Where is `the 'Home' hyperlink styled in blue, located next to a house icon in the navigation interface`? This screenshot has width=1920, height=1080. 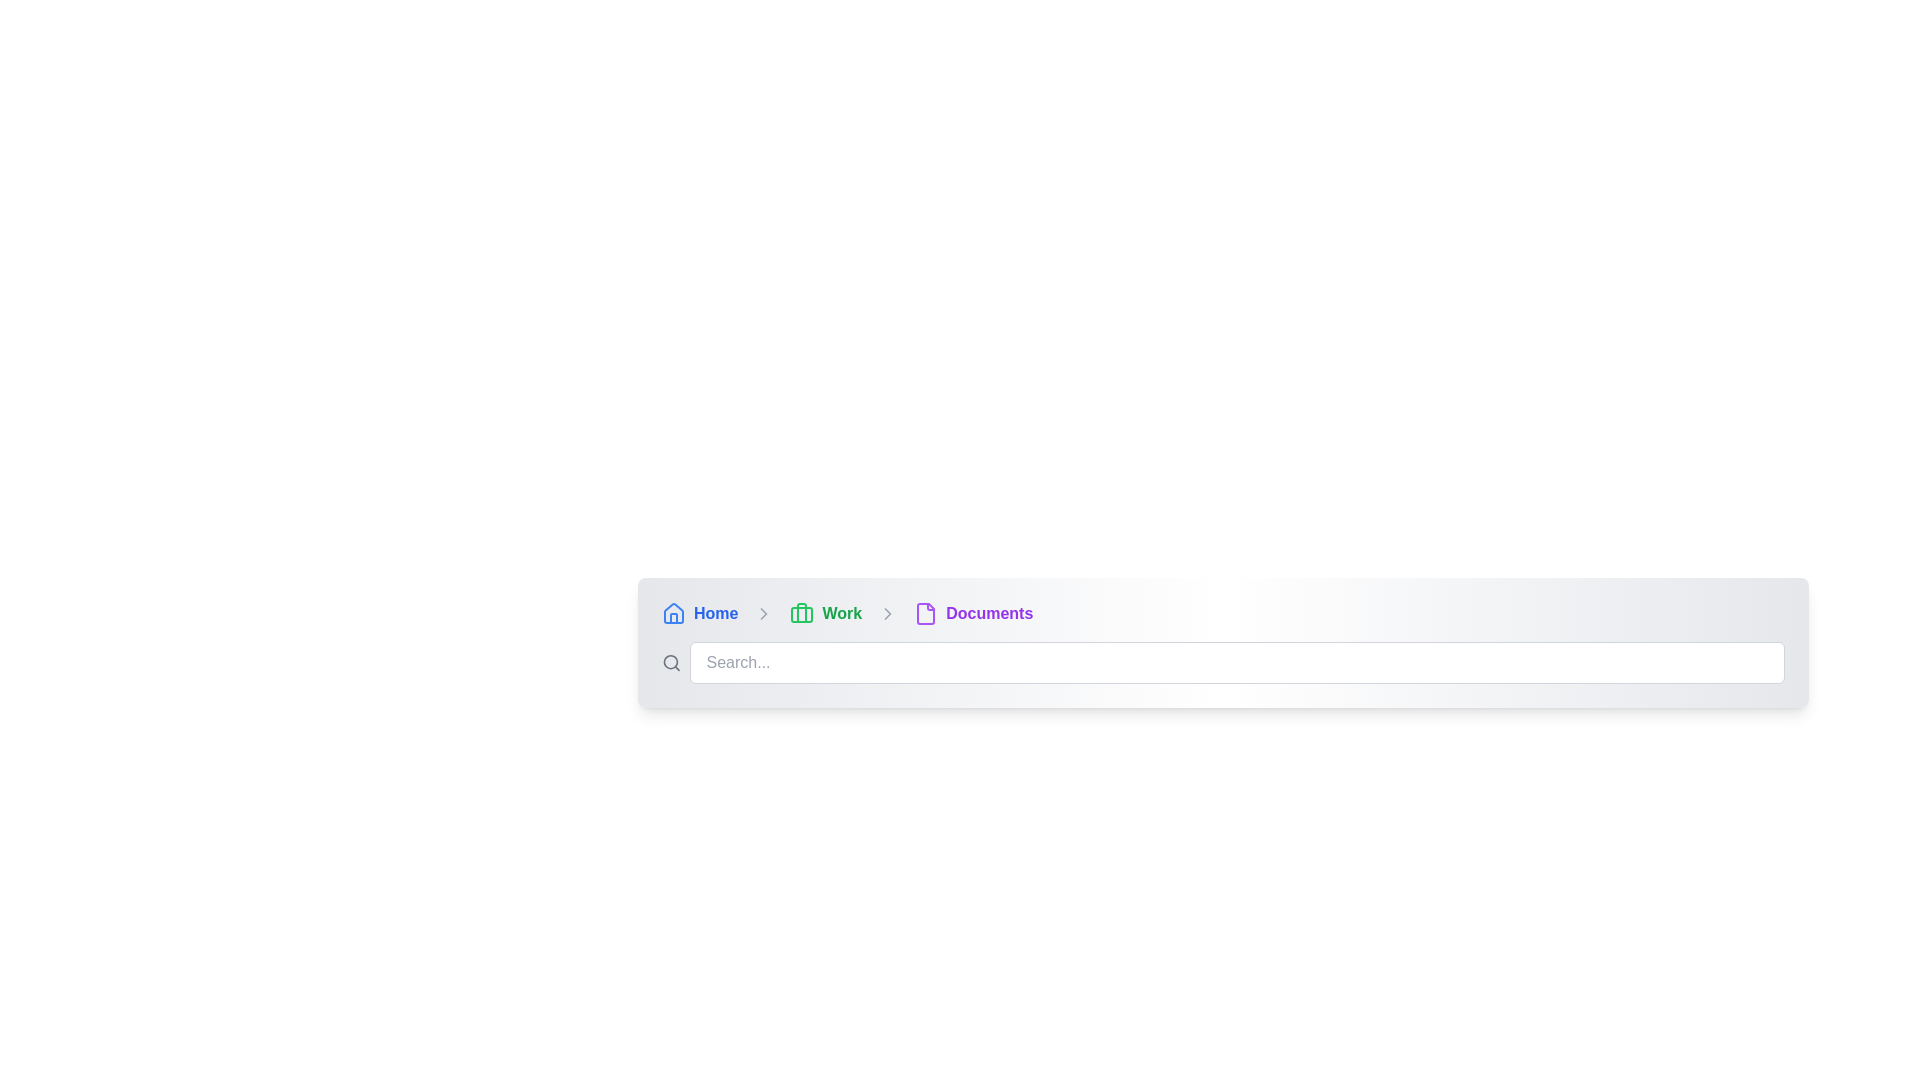 the 'Home' hyperlink styled in blue, located next to a house icon in the navigation interface is located at coordinates (716, 612).